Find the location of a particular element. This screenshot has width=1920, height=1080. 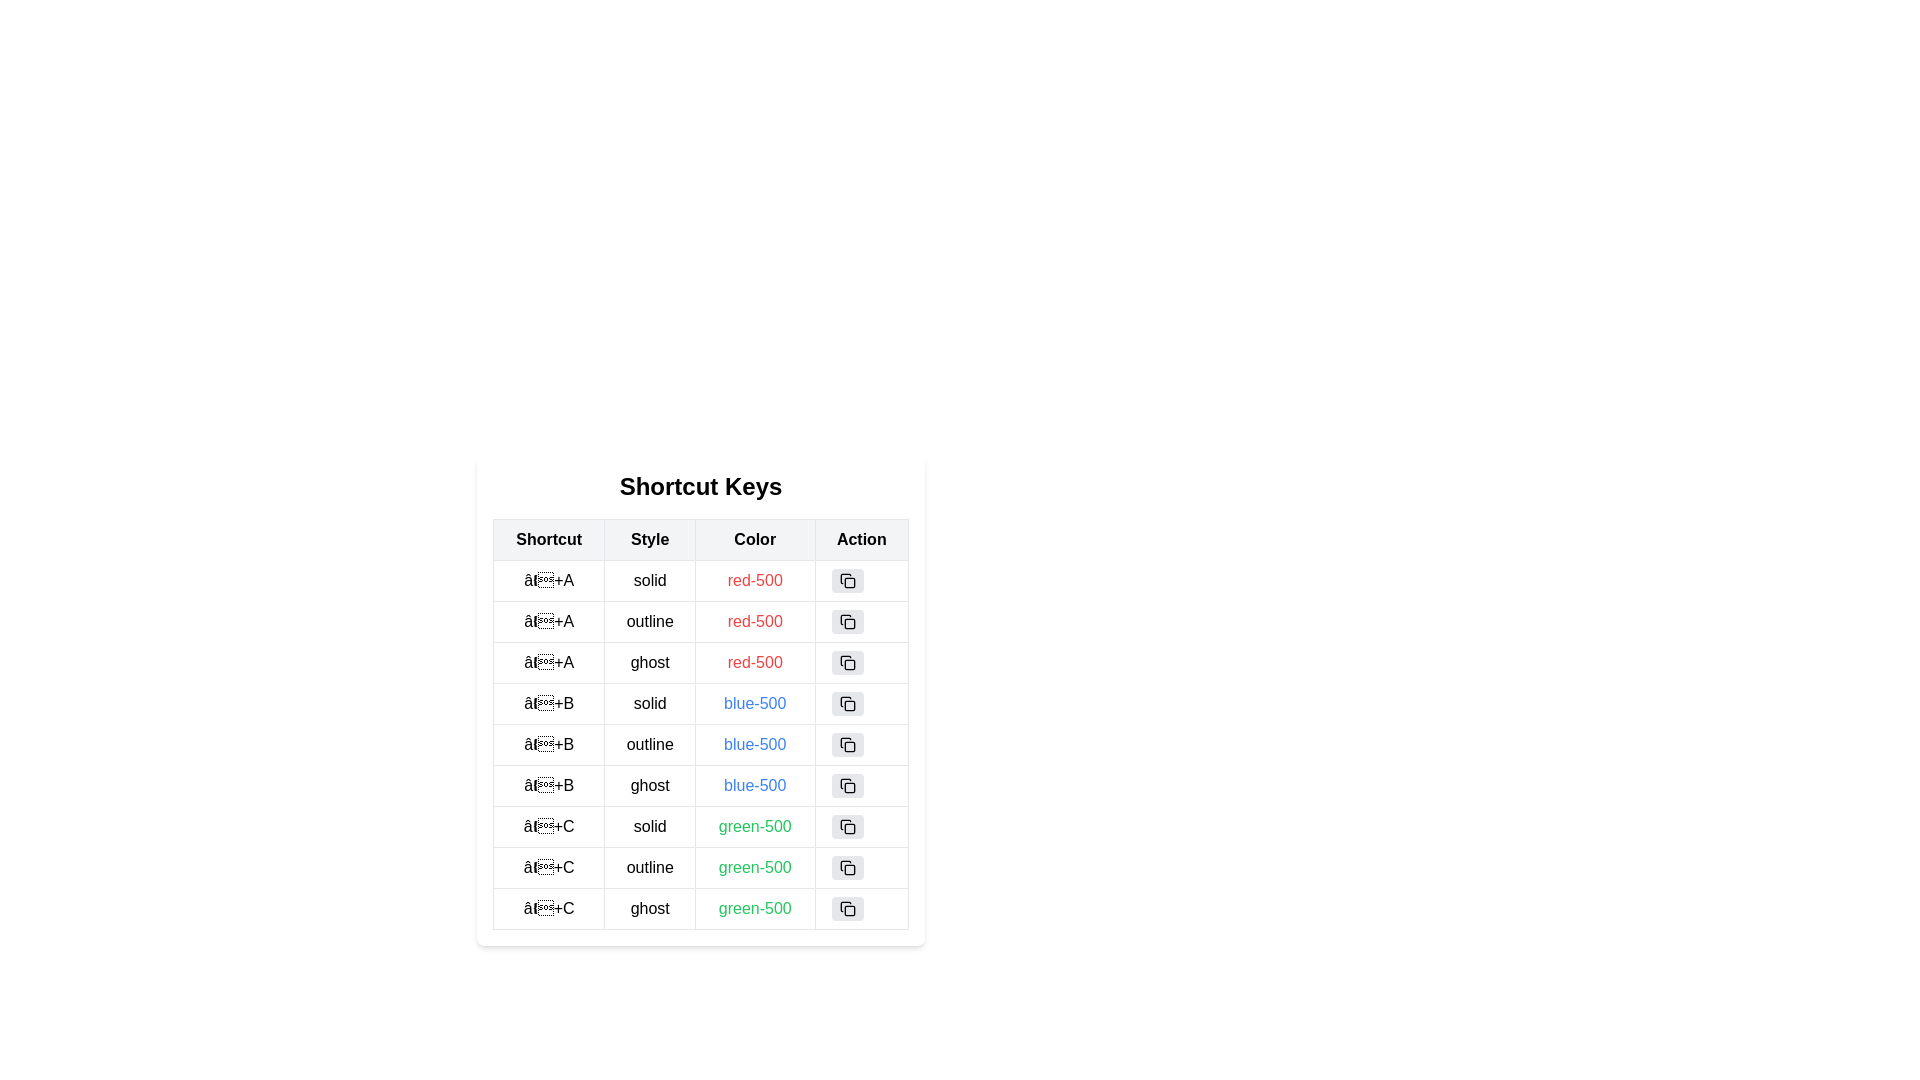

the static text label indicating the style type associated with the shortcut '⌘+C' in the Shortcut Keys table, located in the last group of rows under the 'Style' column is located at coordinates (650, 866).